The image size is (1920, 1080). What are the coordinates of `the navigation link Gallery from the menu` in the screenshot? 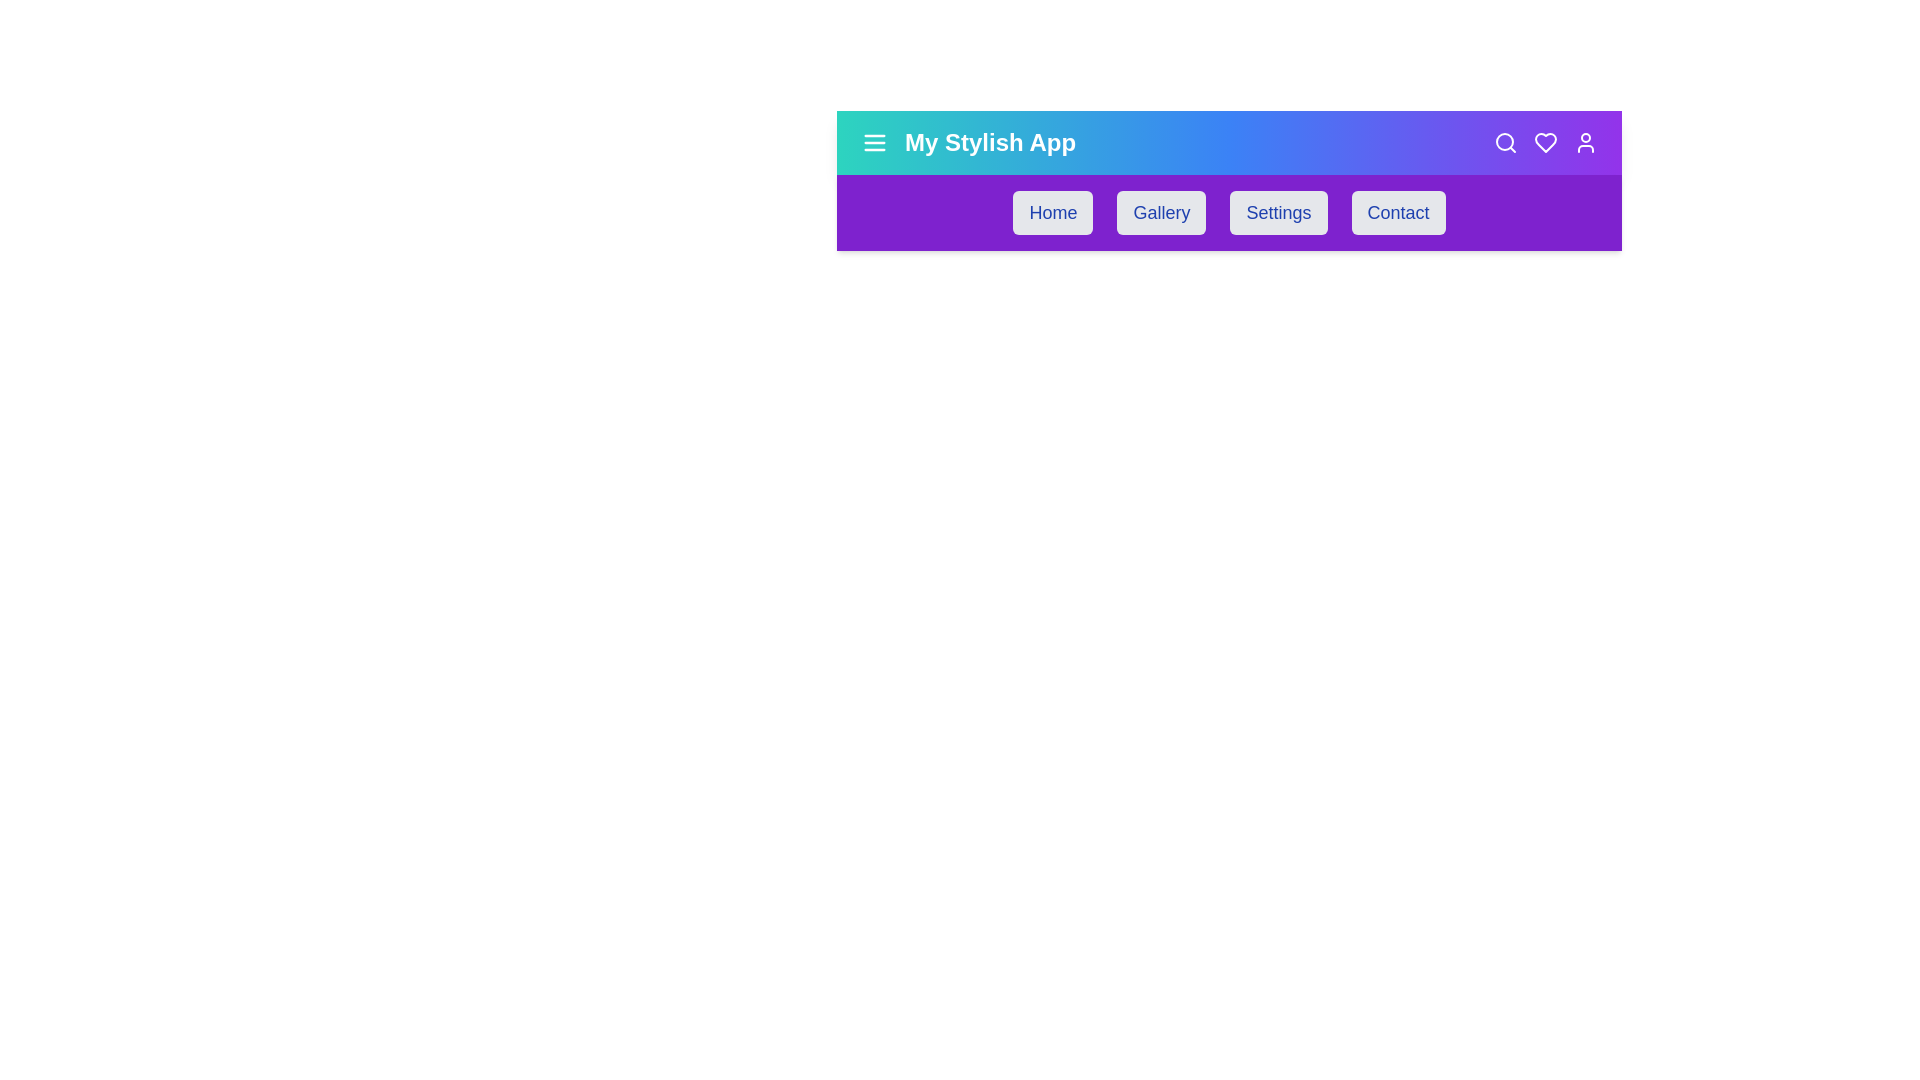 It's located at (1161, 212).